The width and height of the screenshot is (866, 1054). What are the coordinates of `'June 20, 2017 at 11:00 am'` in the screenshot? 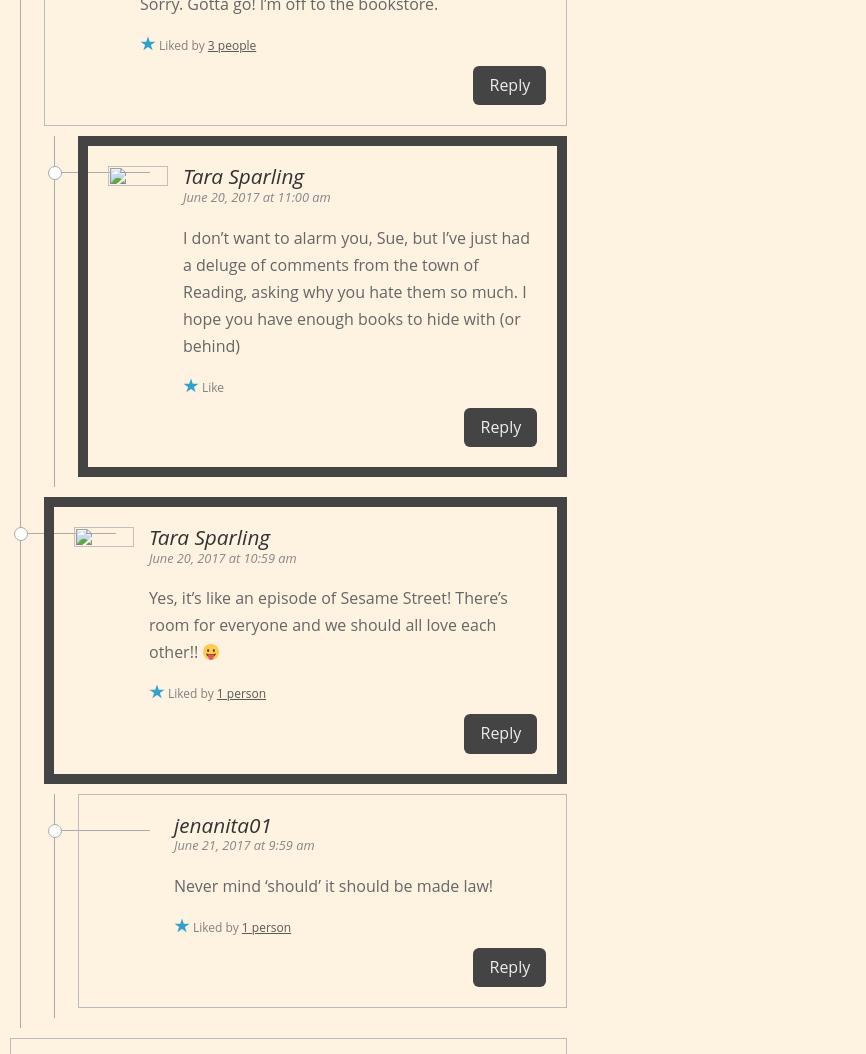 It's located at (182, 195).